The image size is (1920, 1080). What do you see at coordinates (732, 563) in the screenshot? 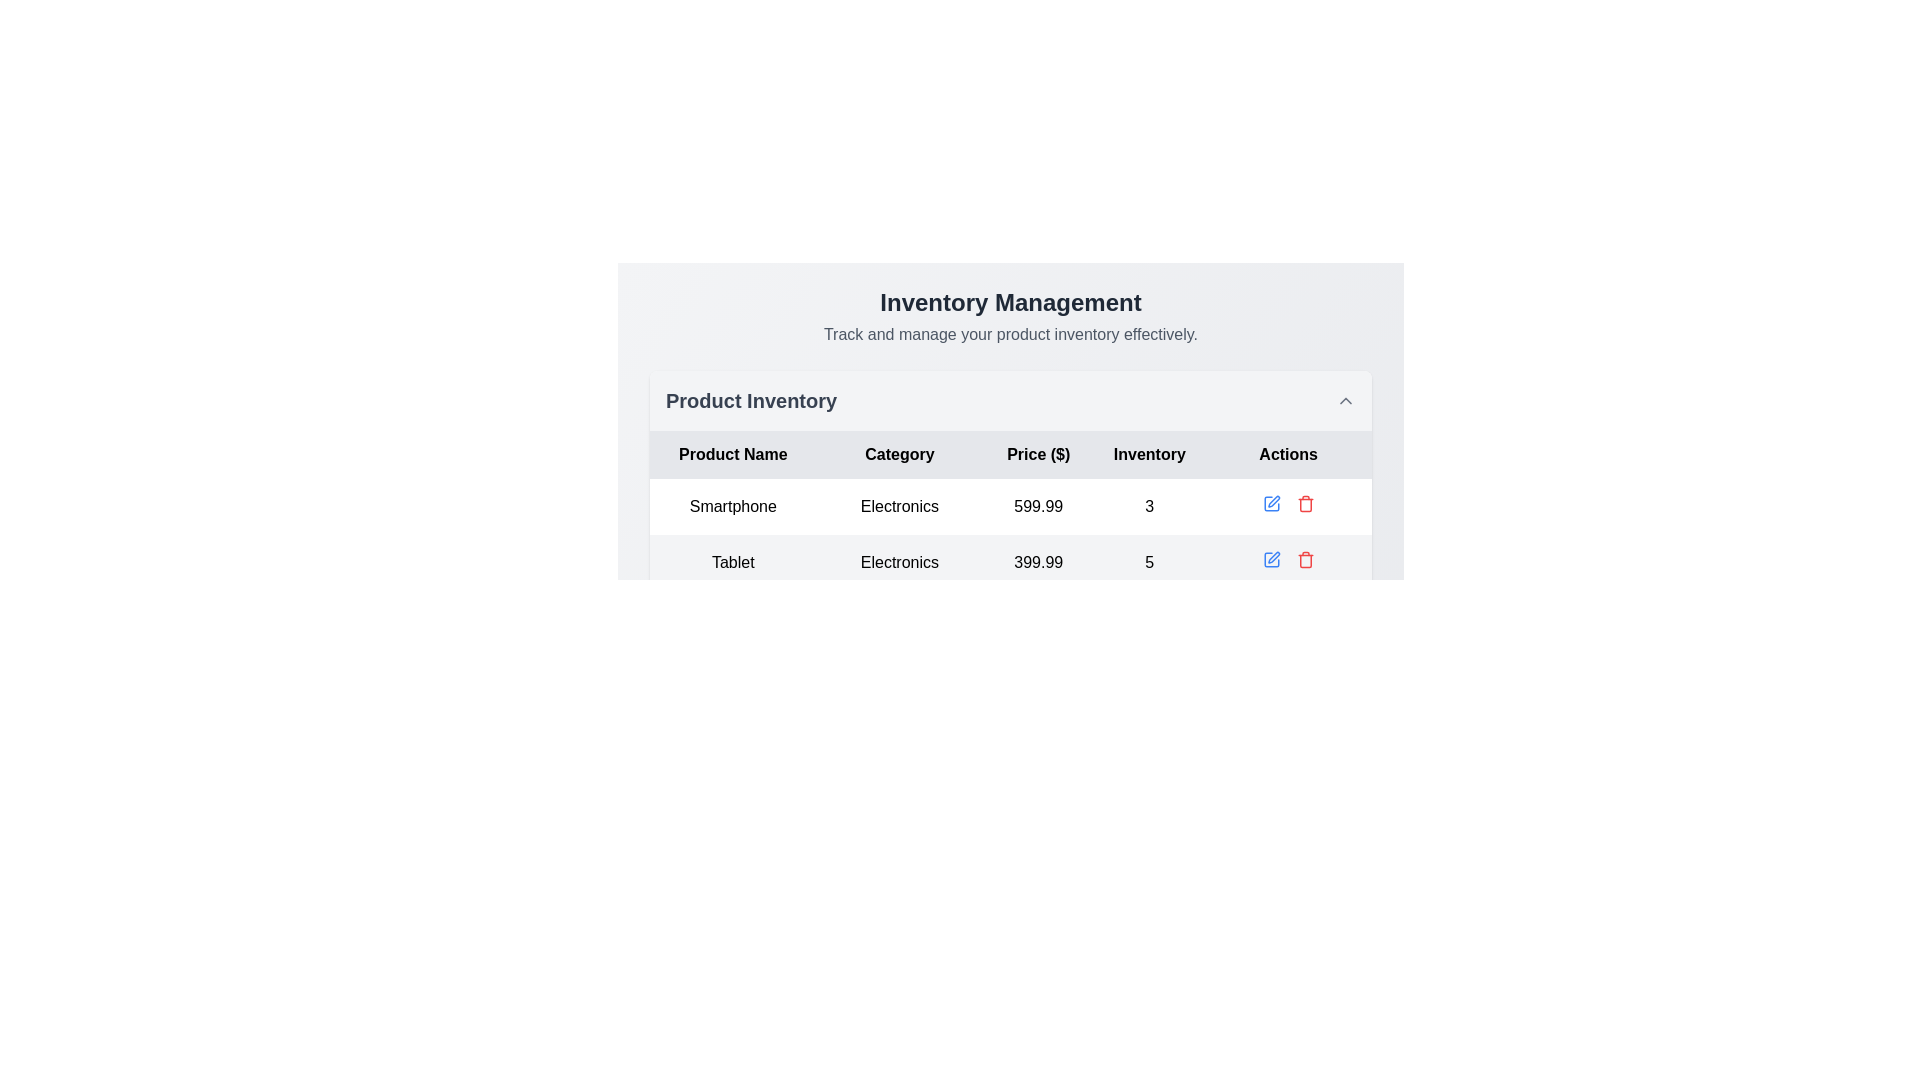
I see `the text label reading 'Tablet' in the second row under the 'Product Name' column` at bounding box center [732, 563].